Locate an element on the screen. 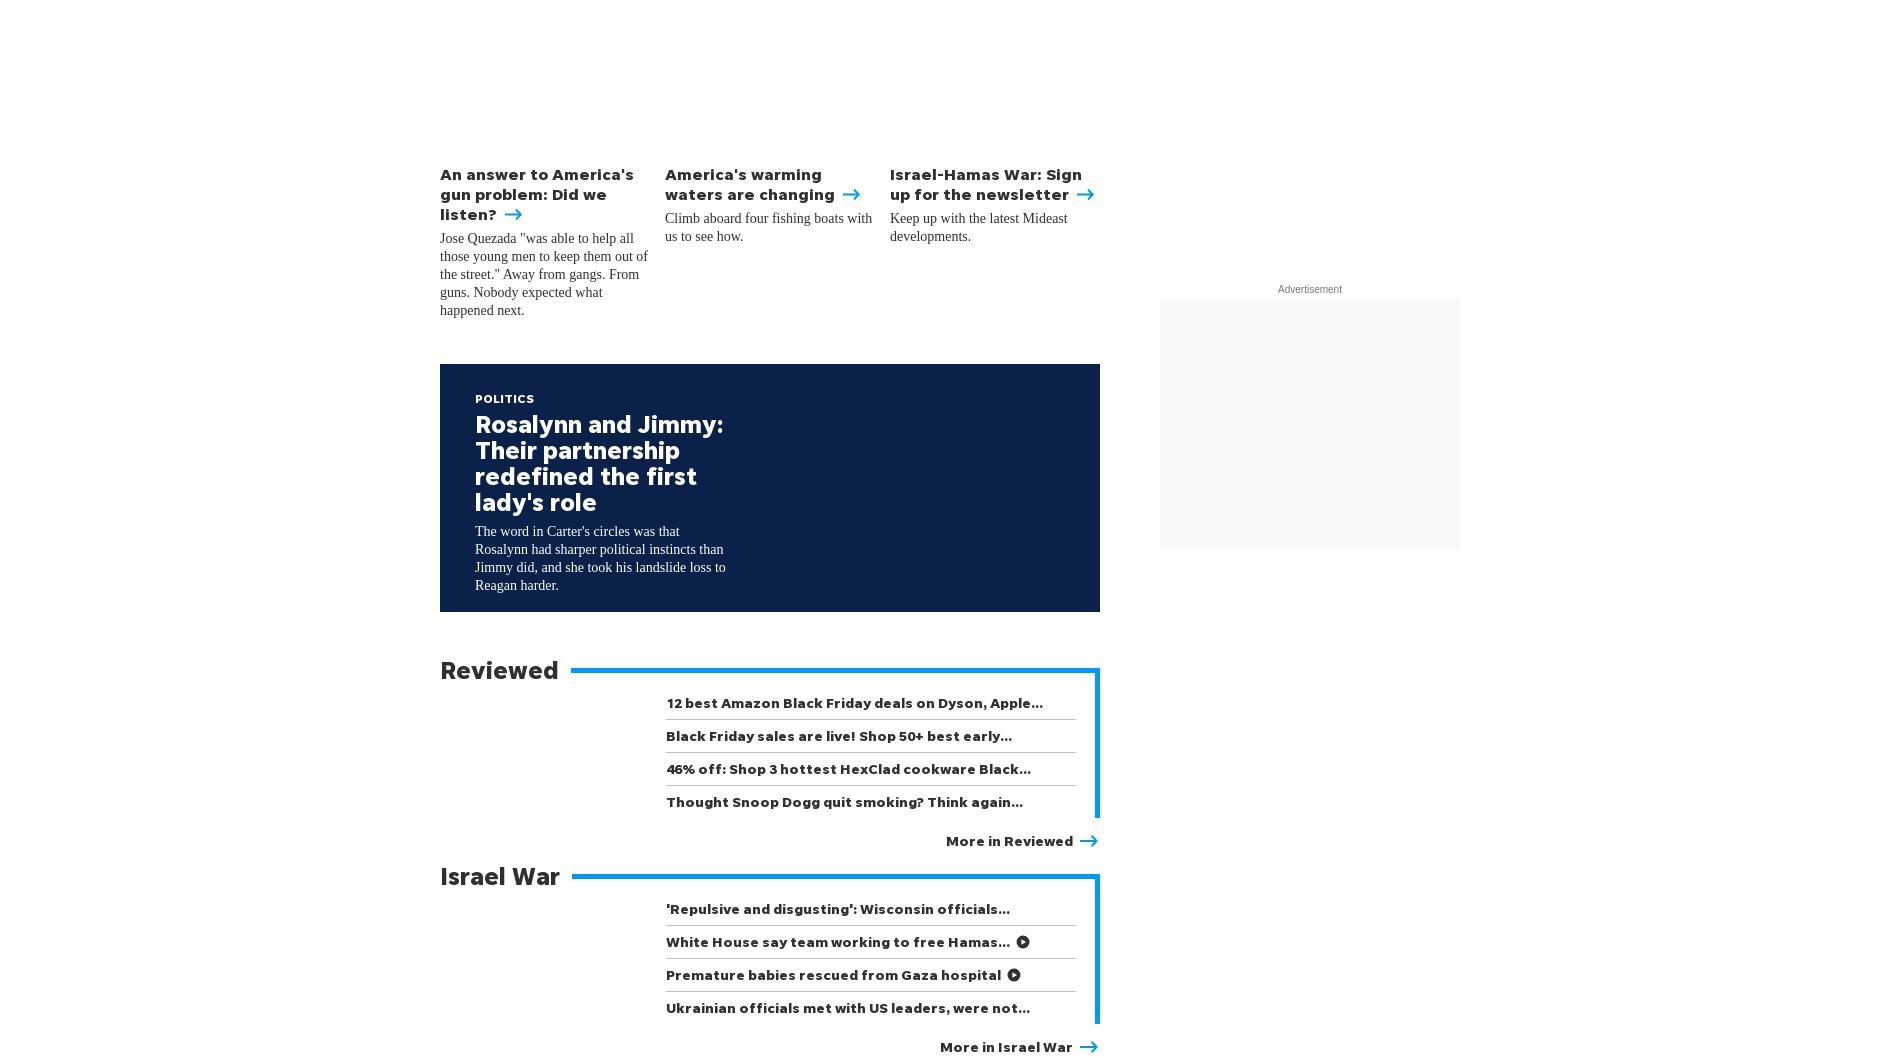 Image resolution: width=1900 pixels, height=1058 pixels. 'More in Reviewed' is located at coordinates (945, 839).